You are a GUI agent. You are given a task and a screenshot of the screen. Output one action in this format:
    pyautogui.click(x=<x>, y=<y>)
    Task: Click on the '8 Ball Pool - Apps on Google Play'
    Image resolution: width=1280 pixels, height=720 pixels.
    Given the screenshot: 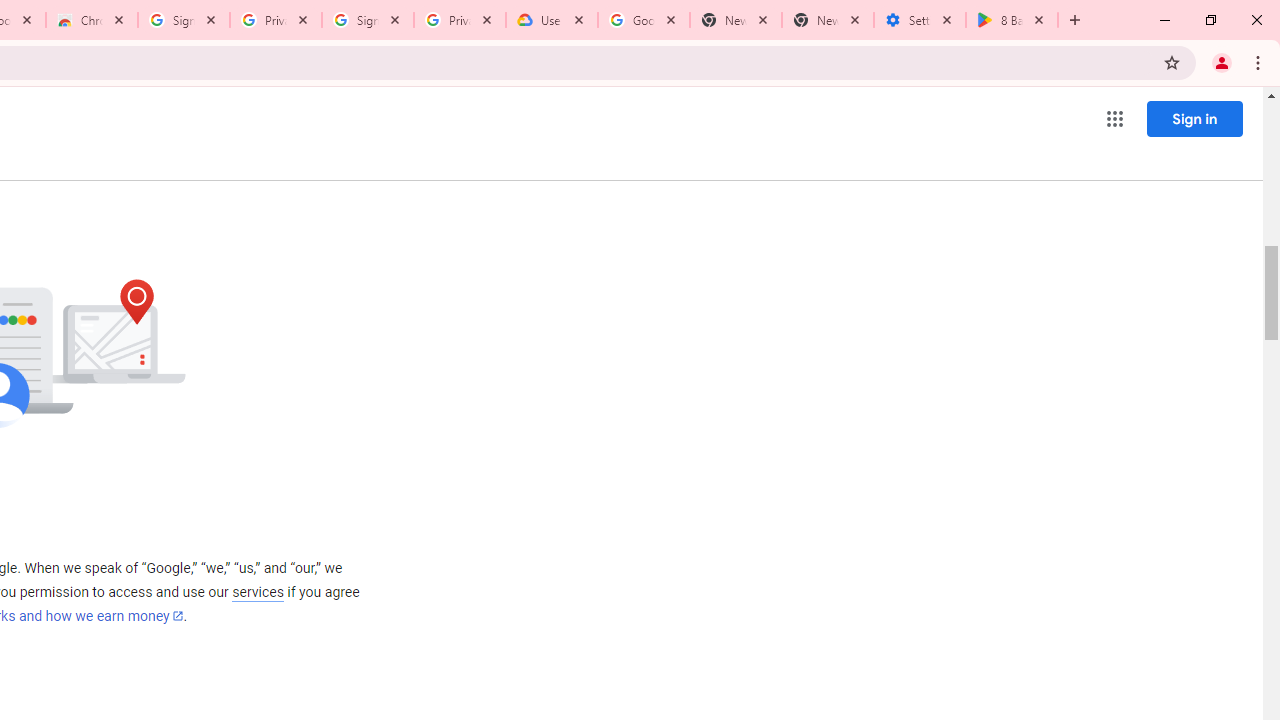 What is the action you would take?
    pyautogui.click(x=1012, y=20)
    